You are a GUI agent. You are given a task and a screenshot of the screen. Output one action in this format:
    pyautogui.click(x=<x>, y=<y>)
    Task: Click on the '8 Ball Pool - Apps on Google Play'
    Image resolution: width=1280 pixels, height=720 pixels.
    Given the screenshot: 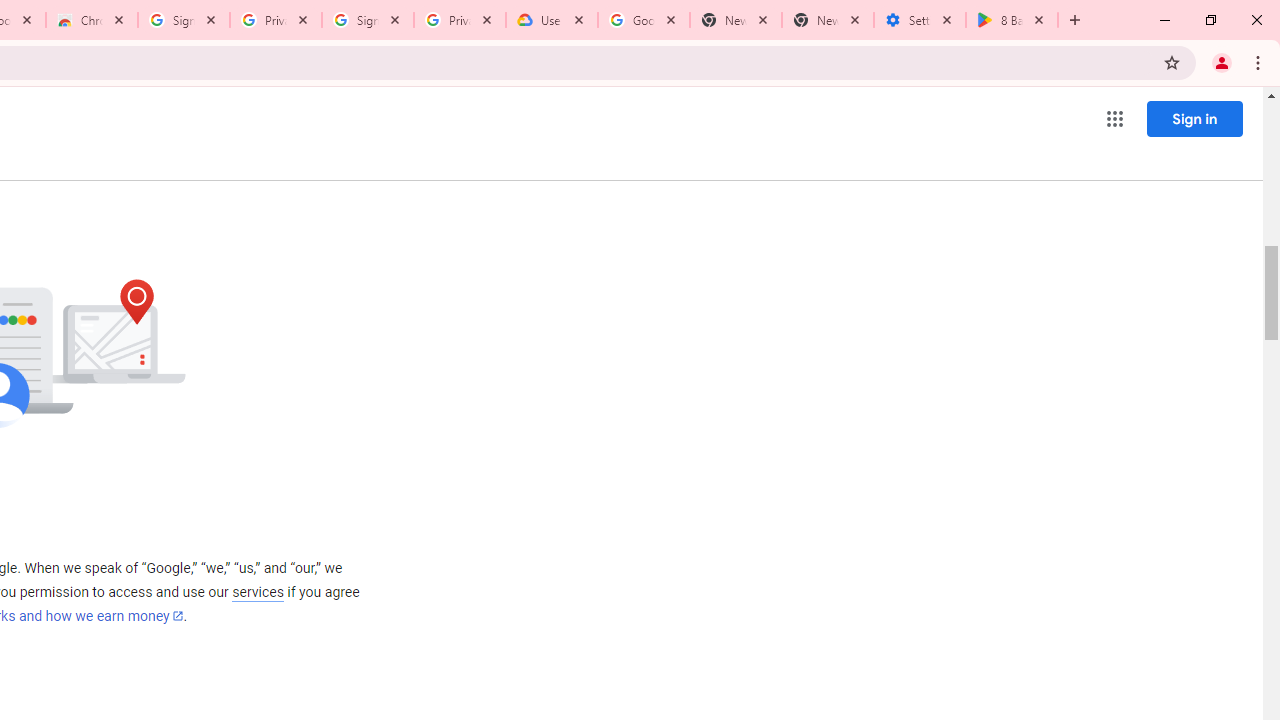 What is the action you would take?
    pyautogui.click(x=1012, y=20)
    